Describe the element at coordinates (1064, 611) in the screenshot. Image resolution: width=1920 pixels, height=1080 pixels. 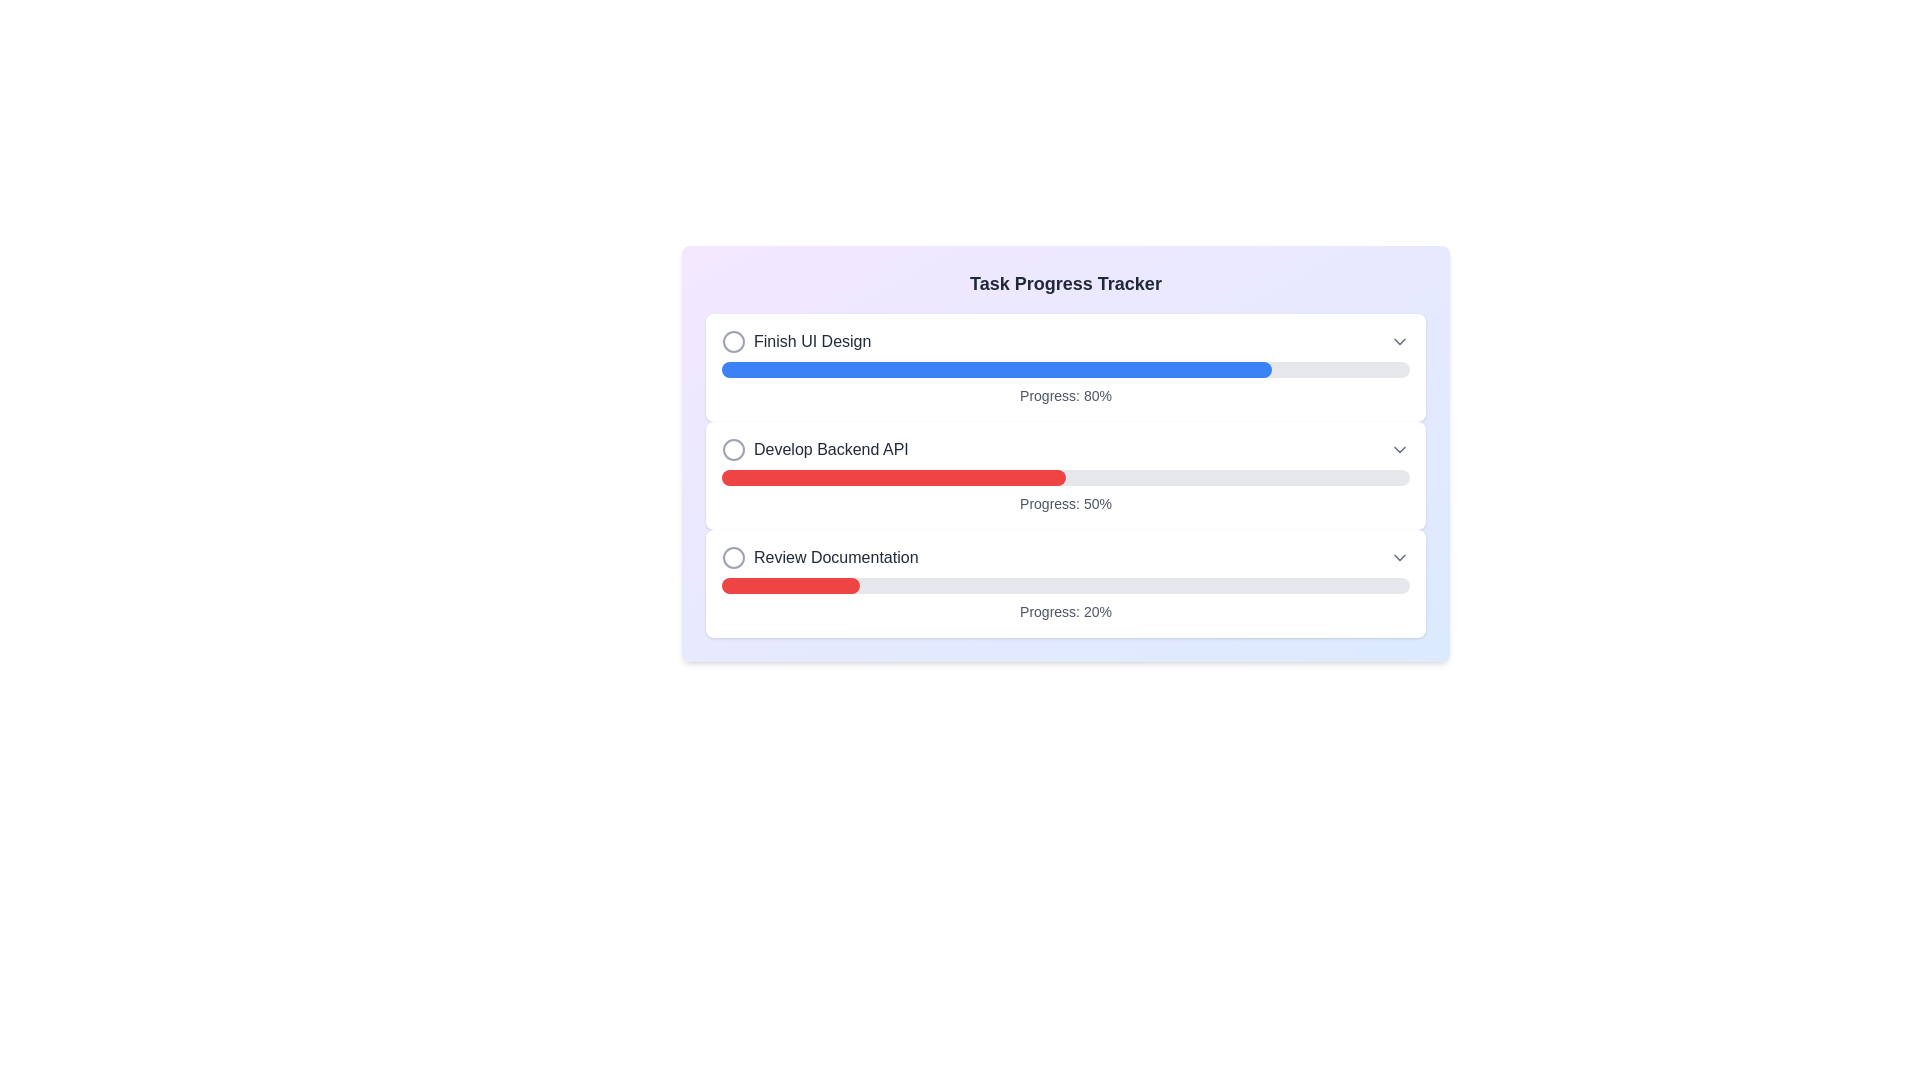
I see `information displayed in the Text Display showing 'Progress: 20%' located in the 'Review Documentation' section` at that location.